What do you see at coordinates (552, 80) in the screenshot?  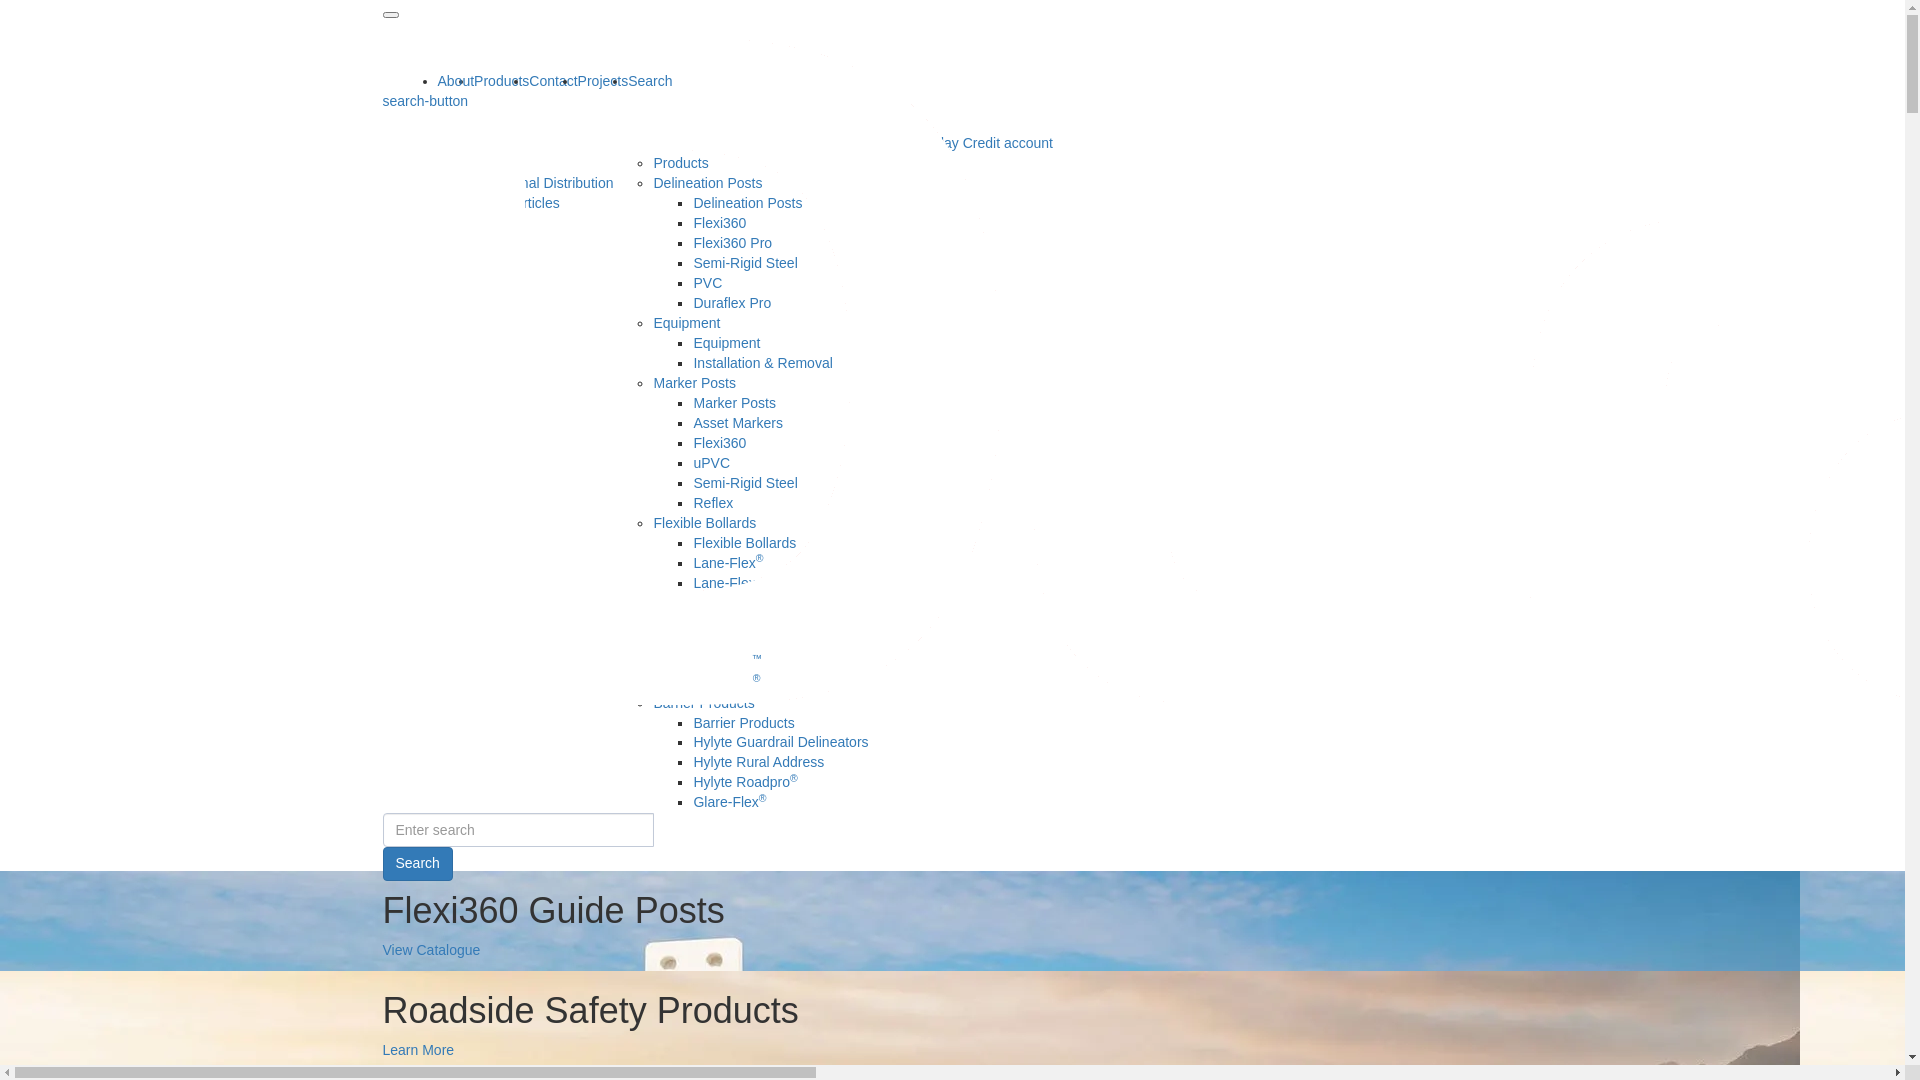 I see `'Contact'` at bounding box center [552, 80].